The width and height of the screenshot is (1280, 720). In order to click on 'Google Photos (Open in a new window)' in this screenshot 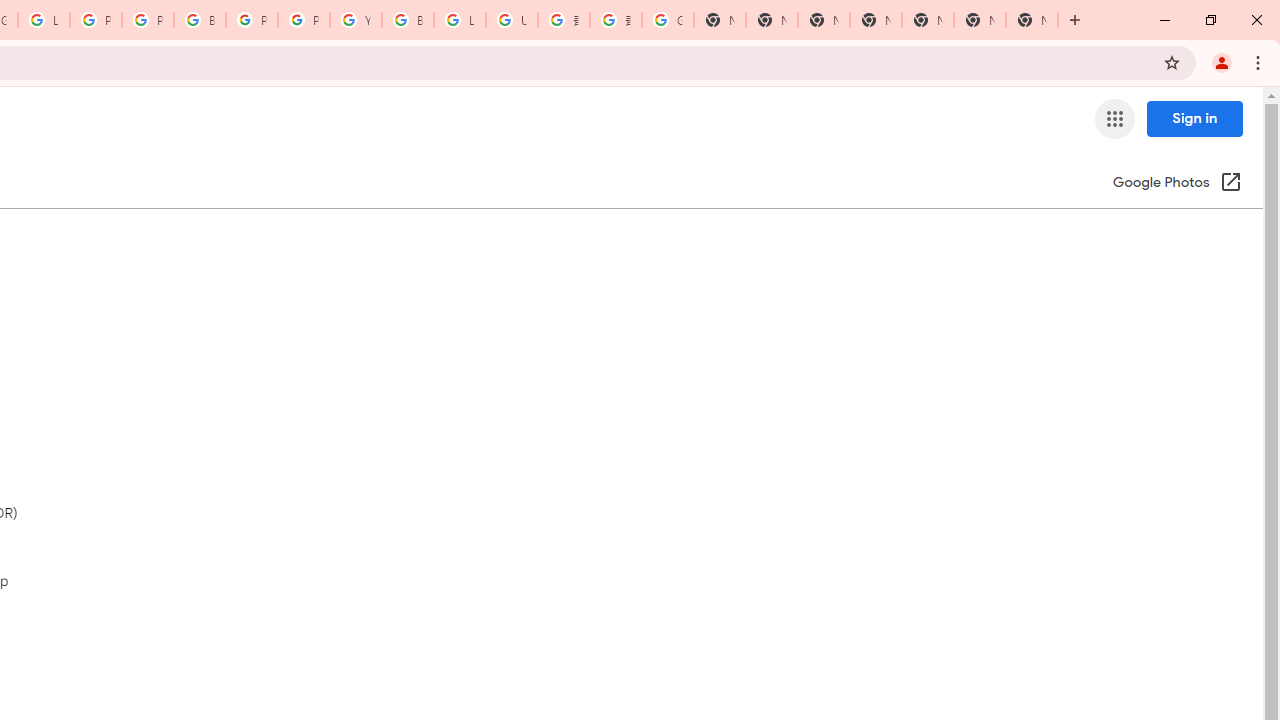, I will do `click(1177, 183)`.